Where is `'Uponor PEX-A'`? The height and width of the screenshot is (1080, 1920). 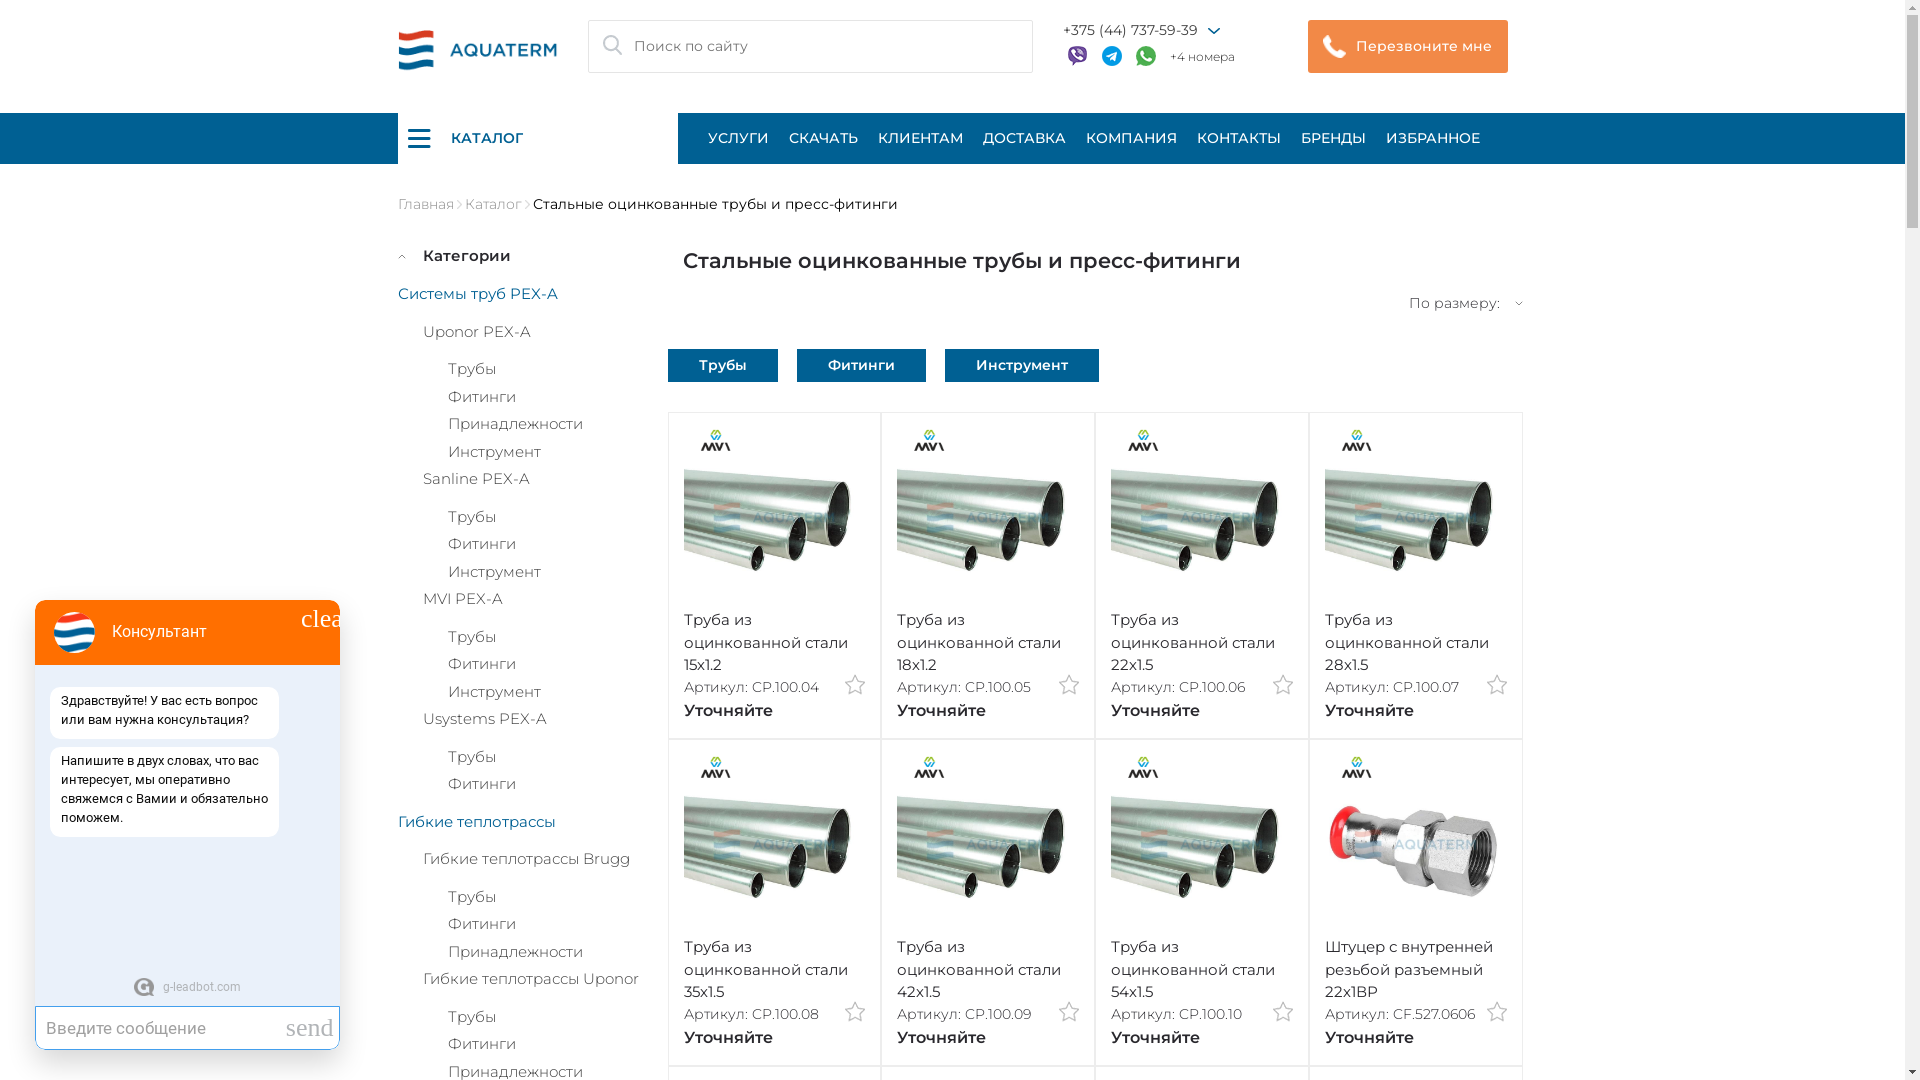
'Uponor PEX-A' is located at coordinates (474, 330).